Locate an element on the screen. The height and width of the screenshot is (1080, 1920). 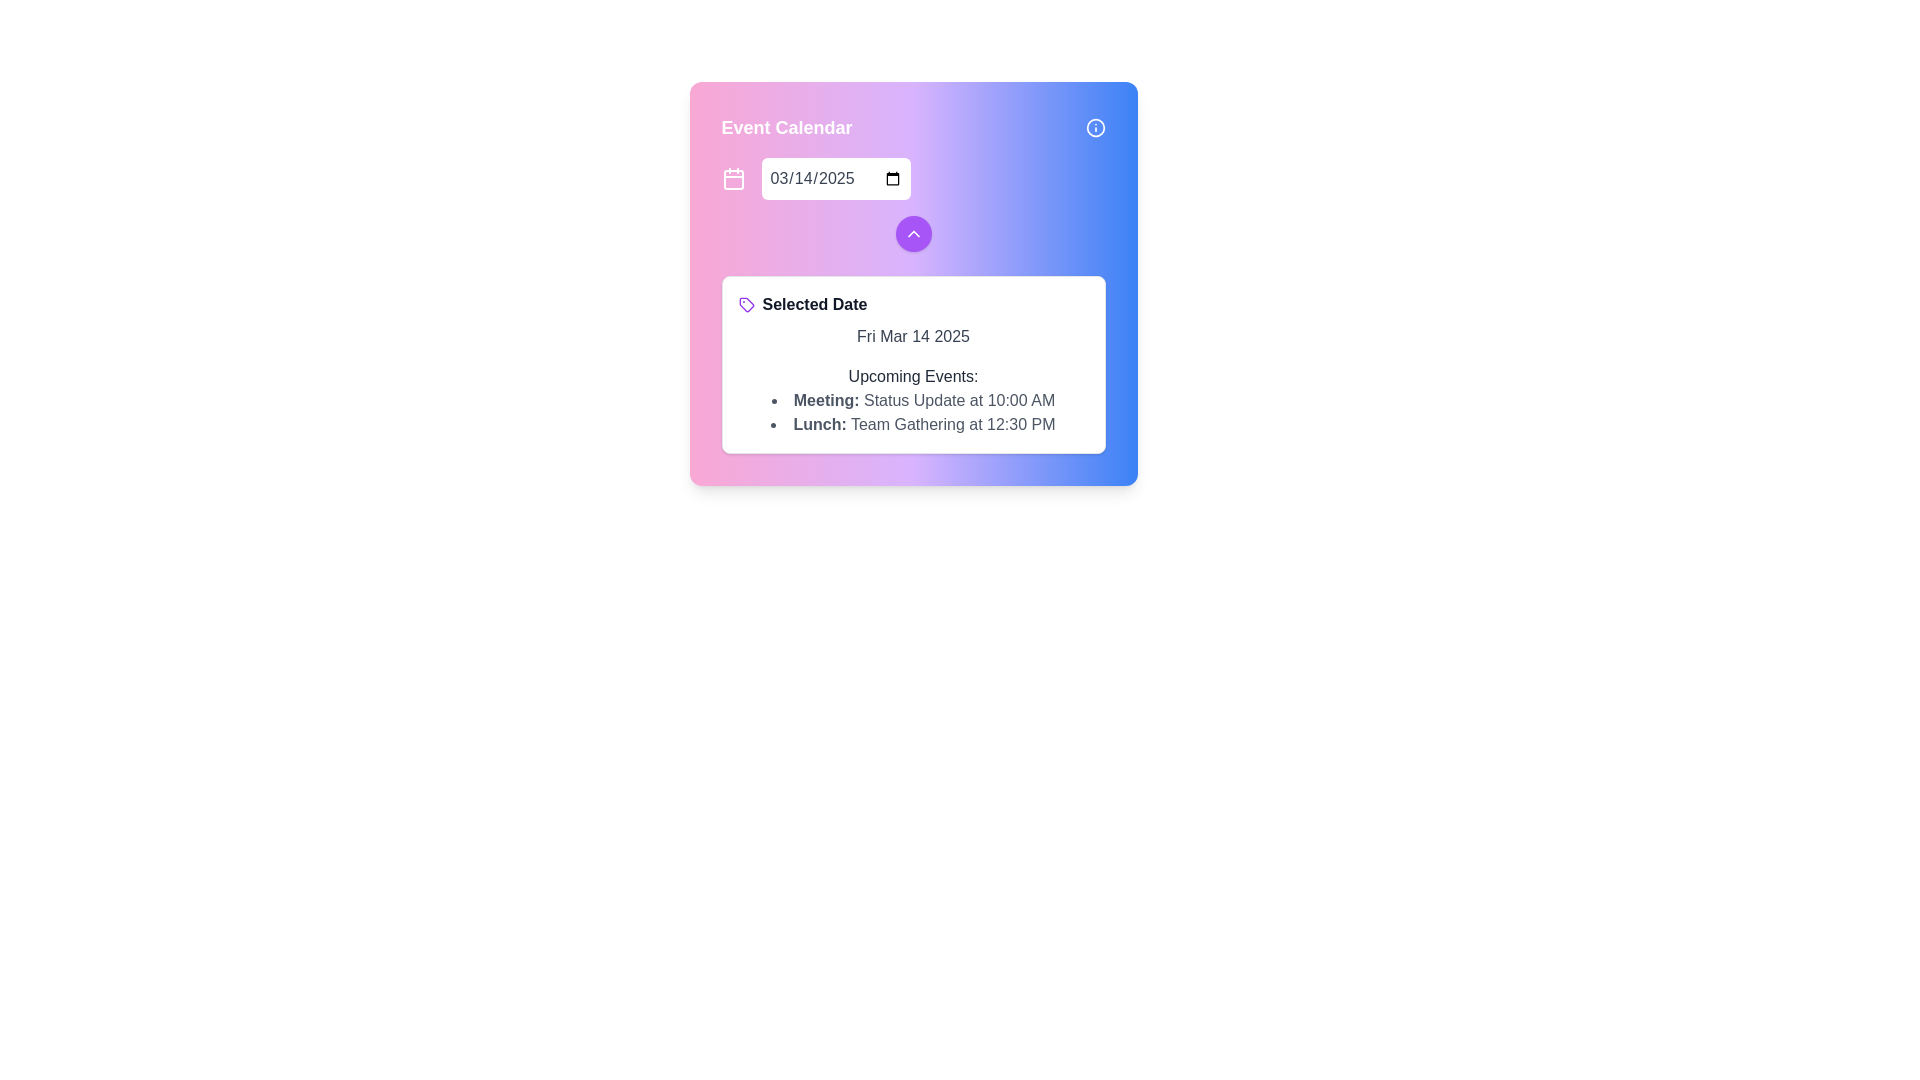
the scheduled event text content in the 'Upcoming Events' list by is located at coordinates (912, 401).